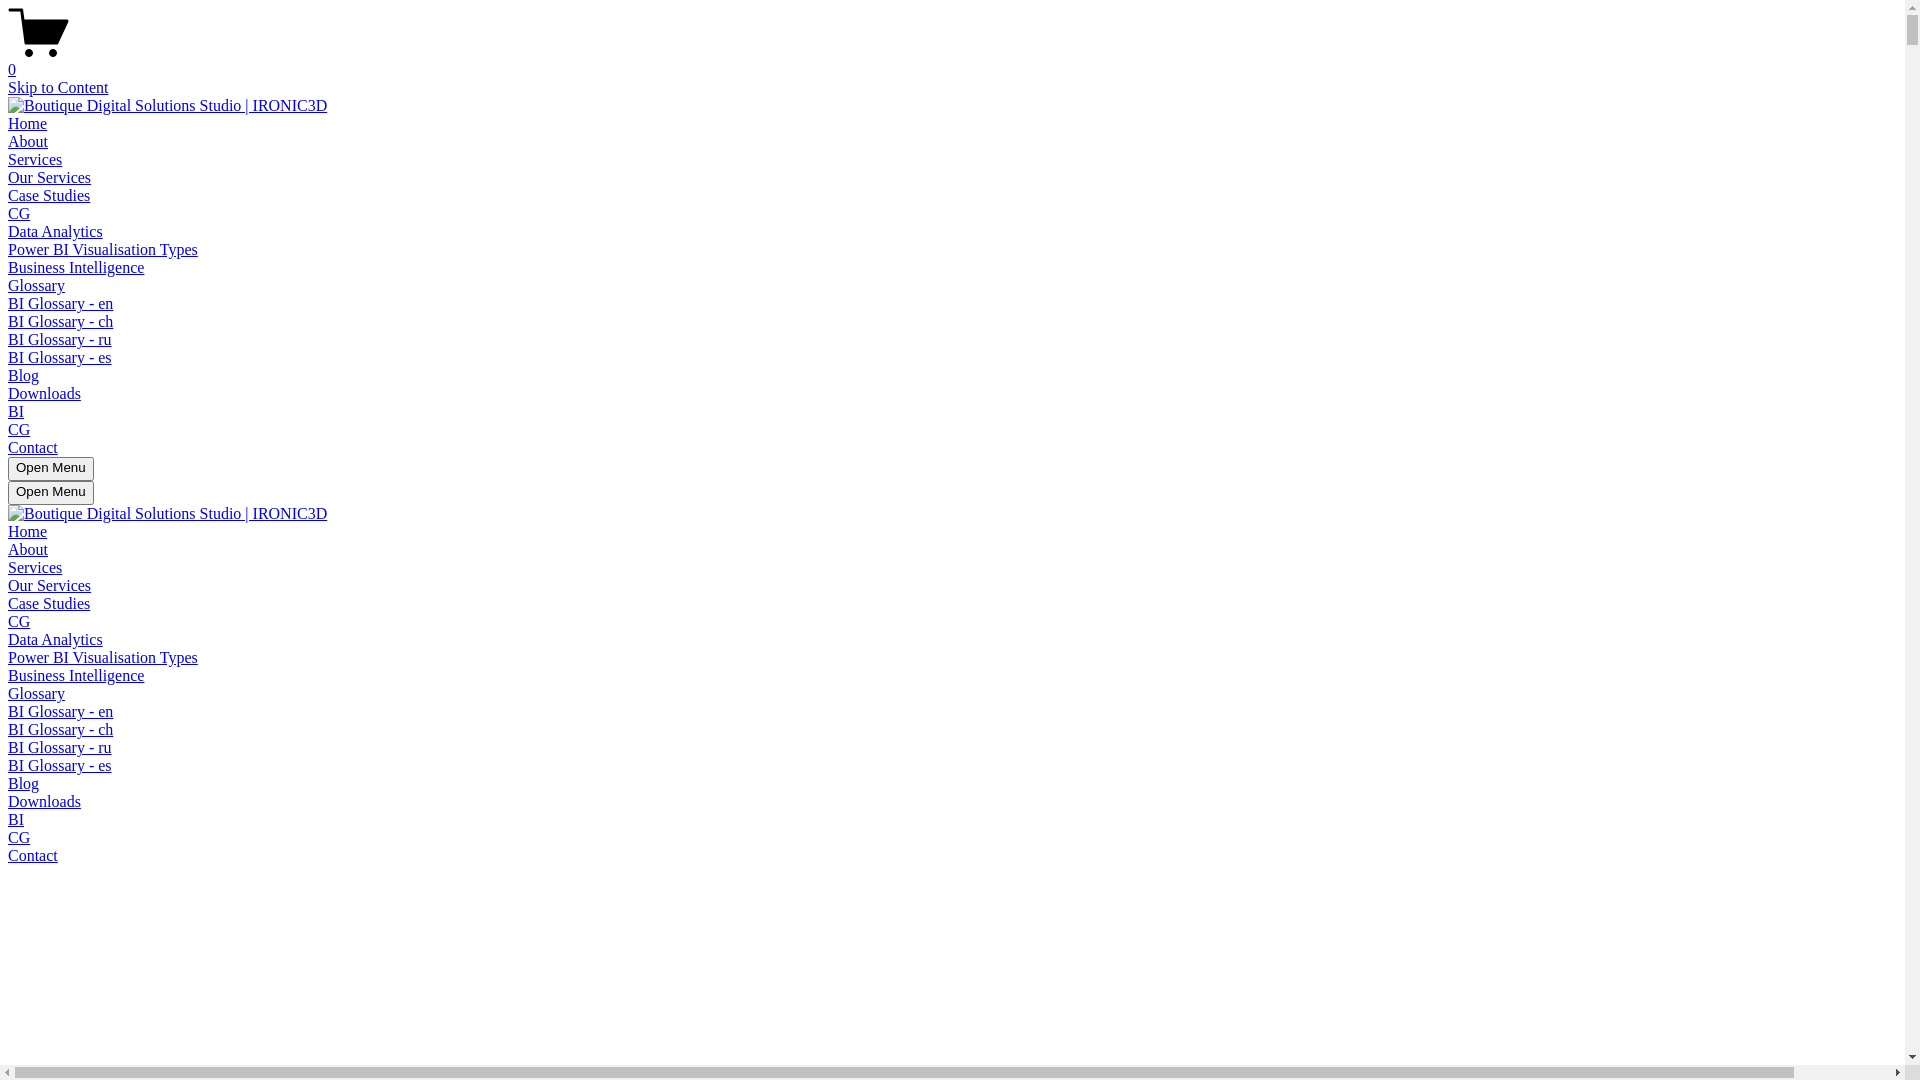 Image resolution: width=1920 pixels, height=1080 pixels. Describe the element at coordinates (19, 428) in the screenshot. I see `'CG'` at that location.